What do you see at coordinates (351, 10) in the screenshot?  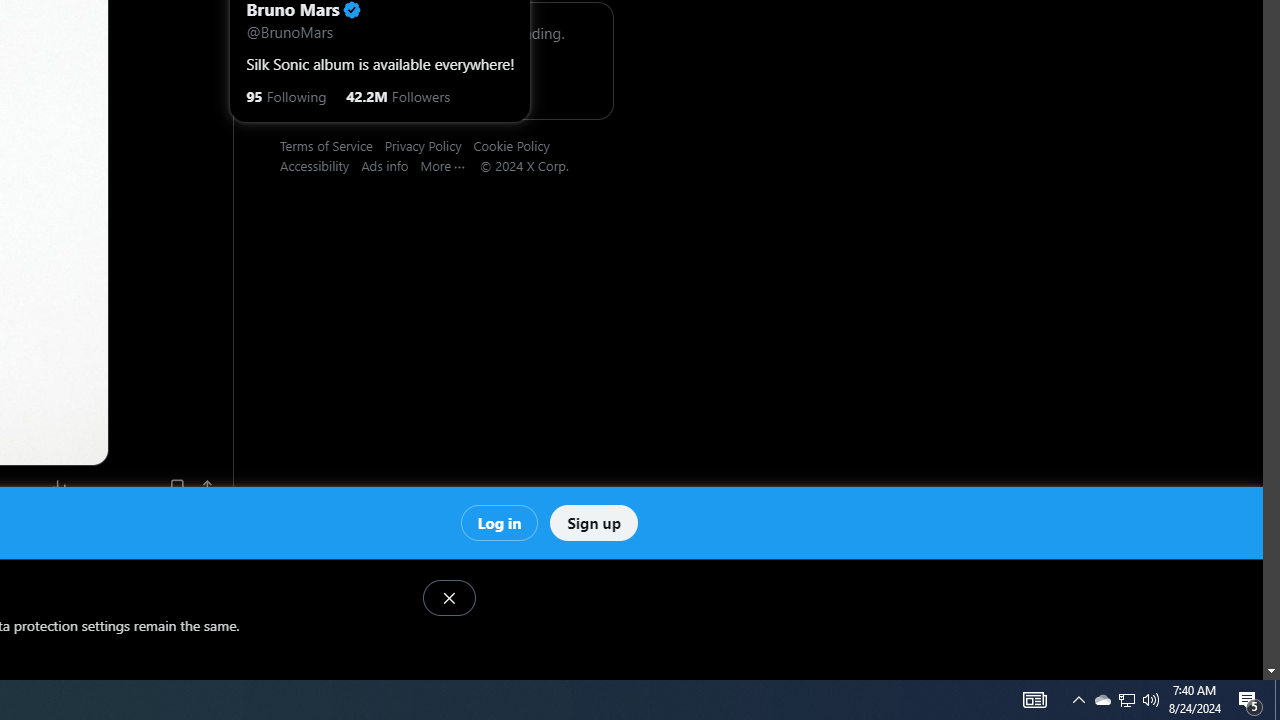 I see `'Verified account'` at bounding box center [351, 10].